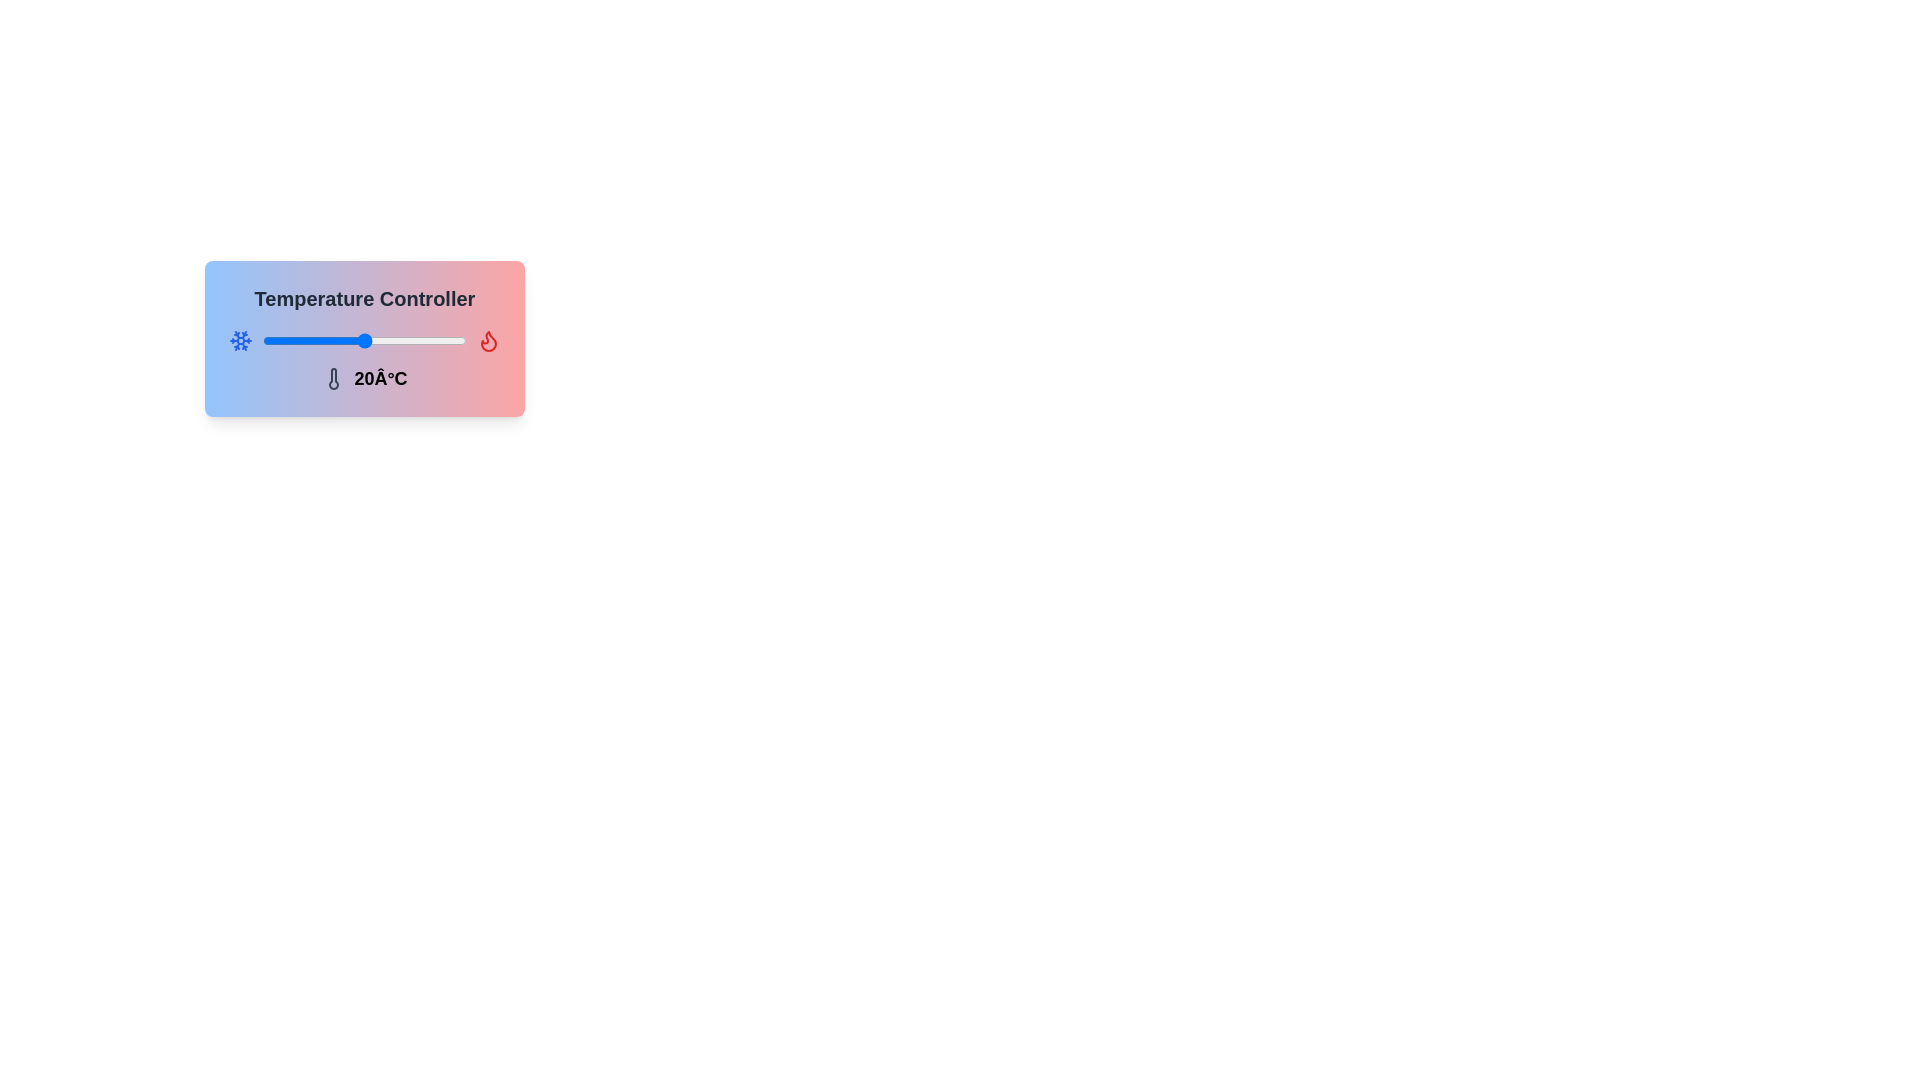  I want to click on the displayed temperature value from the text element, so click(364, 378).